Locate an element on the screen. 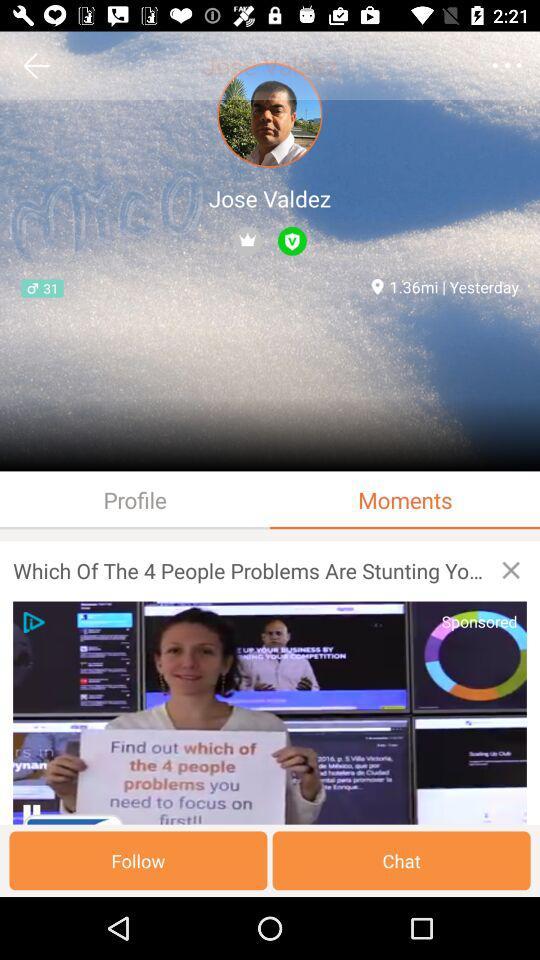  the close button on the web page is located at coordinates (511, 570).